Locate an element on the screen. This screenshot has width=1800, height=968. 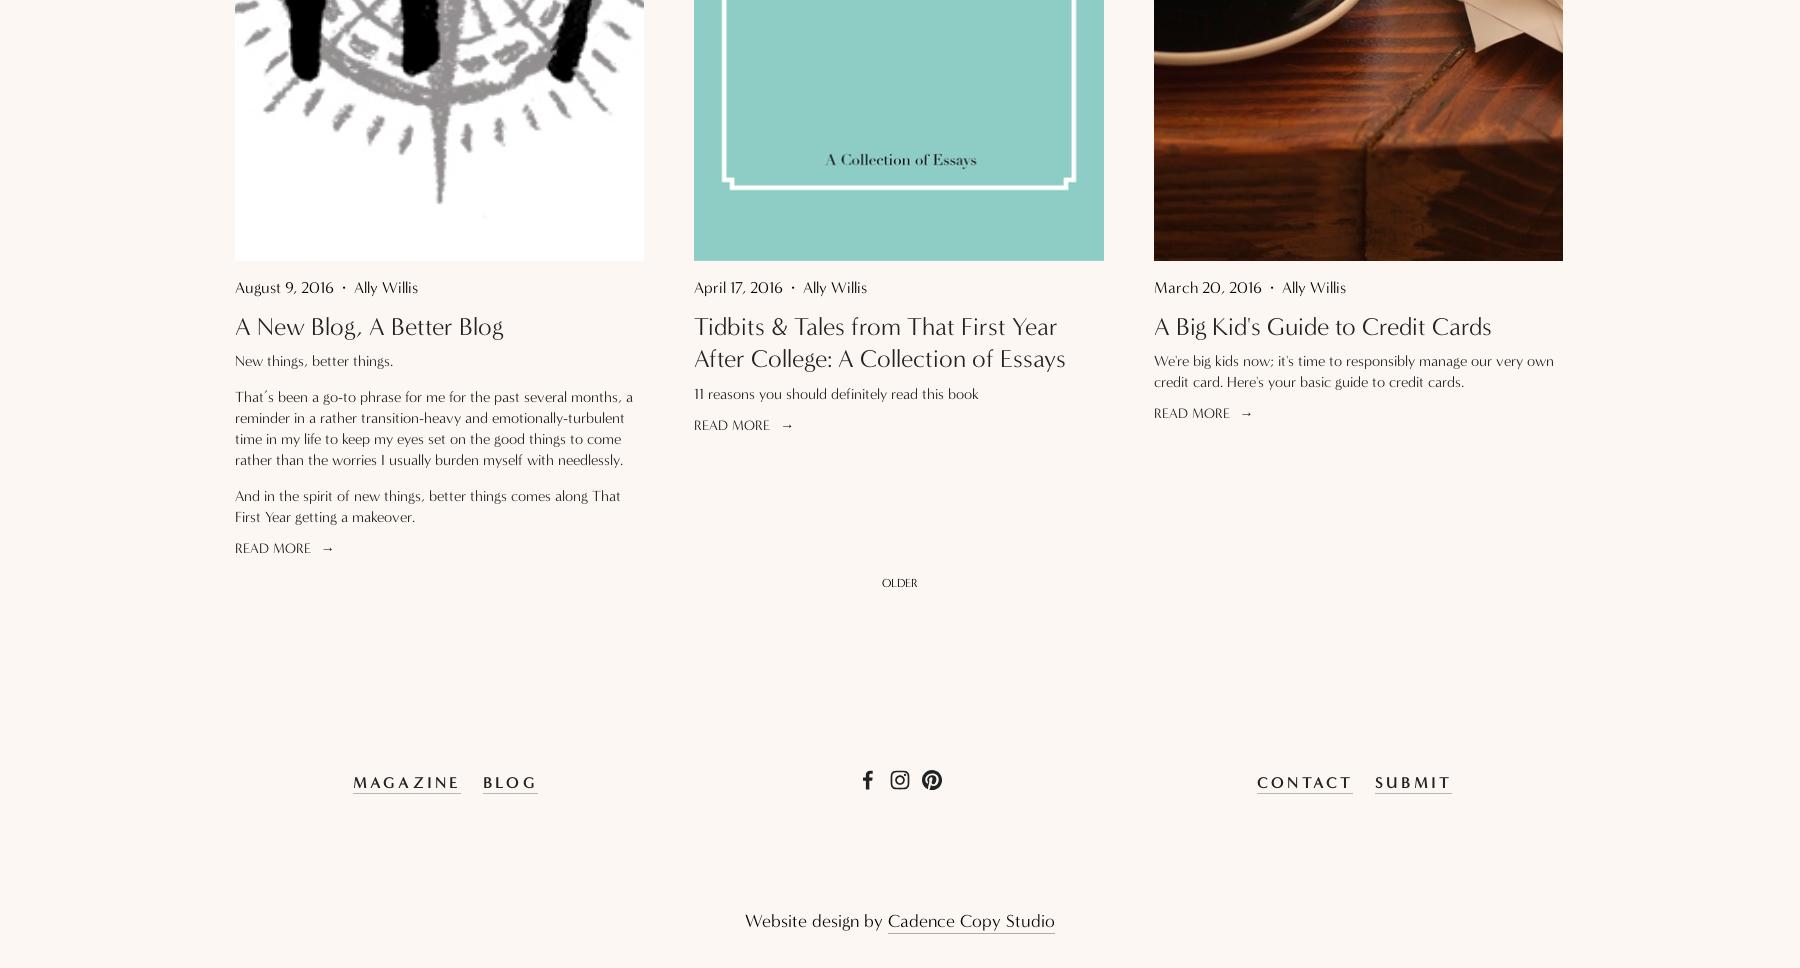
'April 17, 2016' is located at coordinates (737, 285).